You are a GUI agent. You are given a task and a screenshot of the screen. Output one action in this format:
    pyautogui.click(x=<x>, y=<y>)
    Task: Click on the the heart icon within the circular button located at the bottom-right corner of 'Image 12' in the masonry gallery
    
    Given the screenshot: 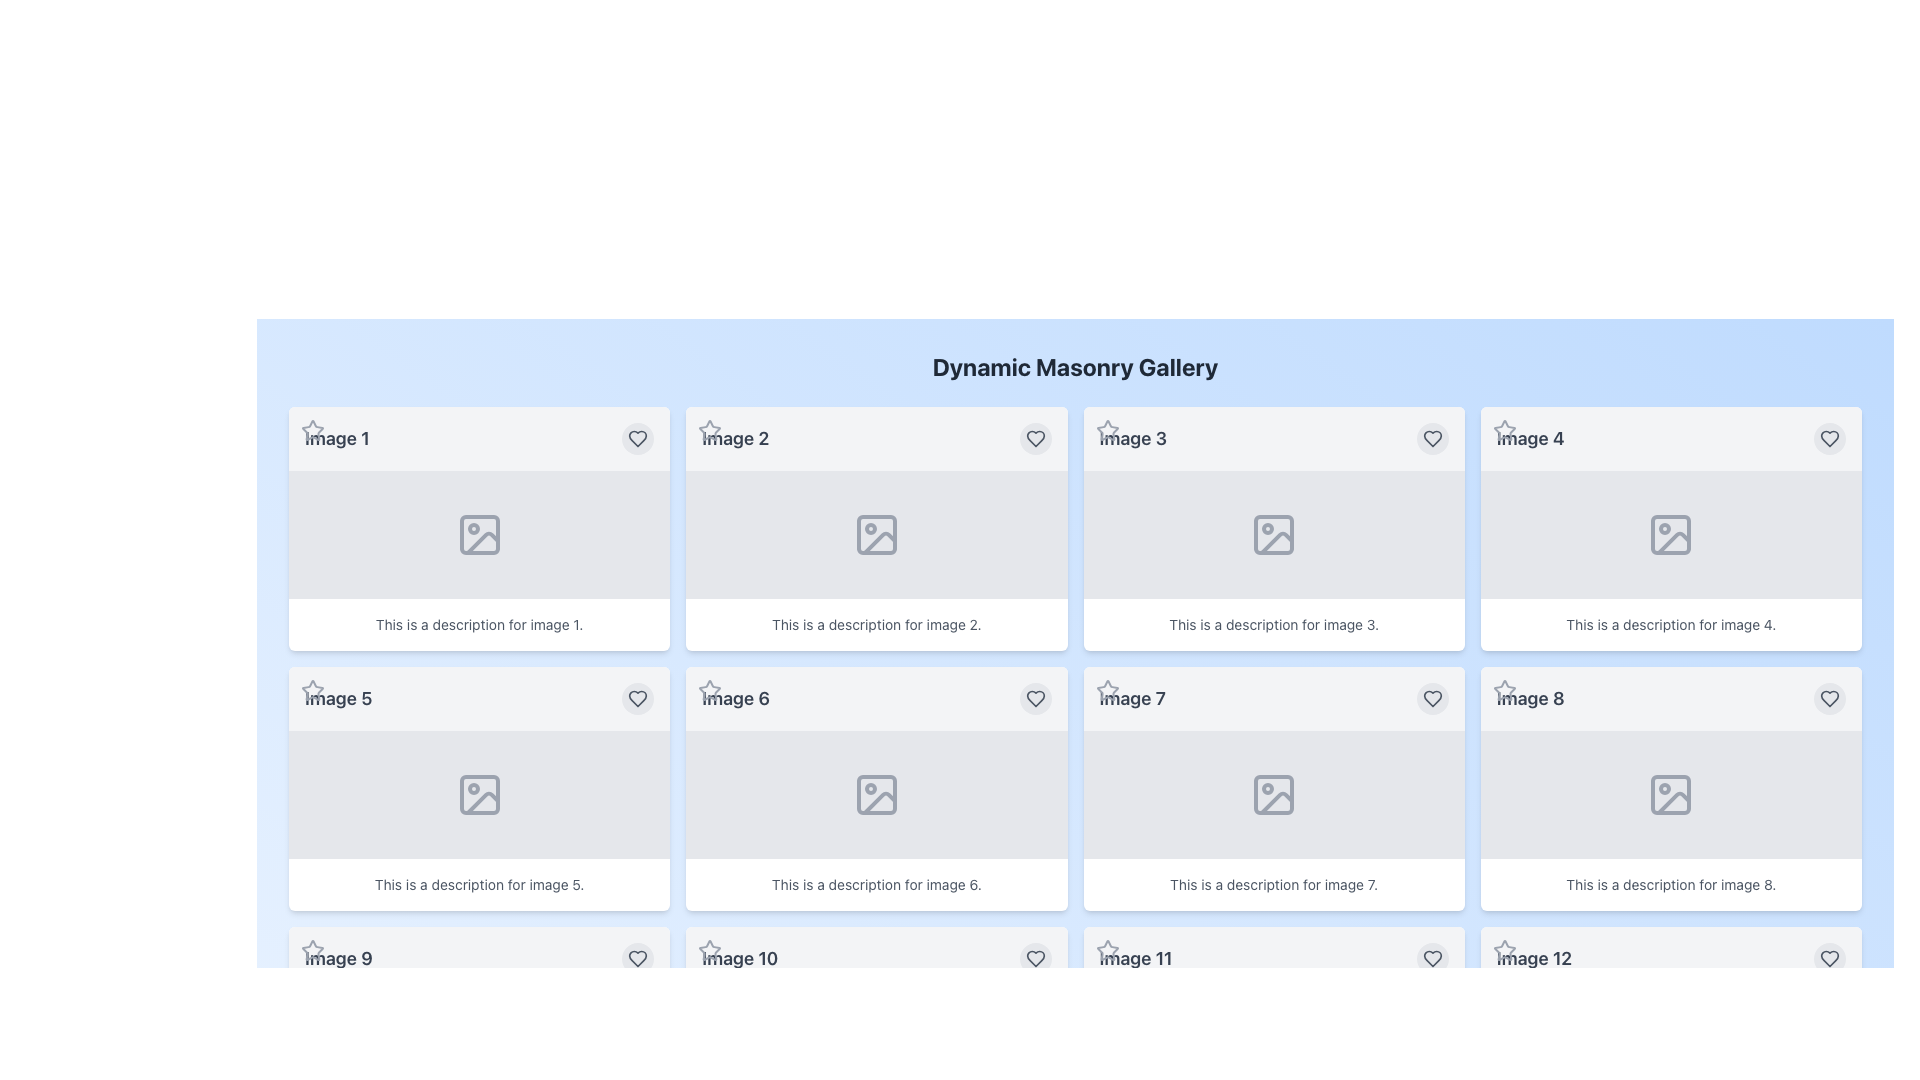 What is the action you would take?
    pyautogui.click(x=1431, y=958)
    